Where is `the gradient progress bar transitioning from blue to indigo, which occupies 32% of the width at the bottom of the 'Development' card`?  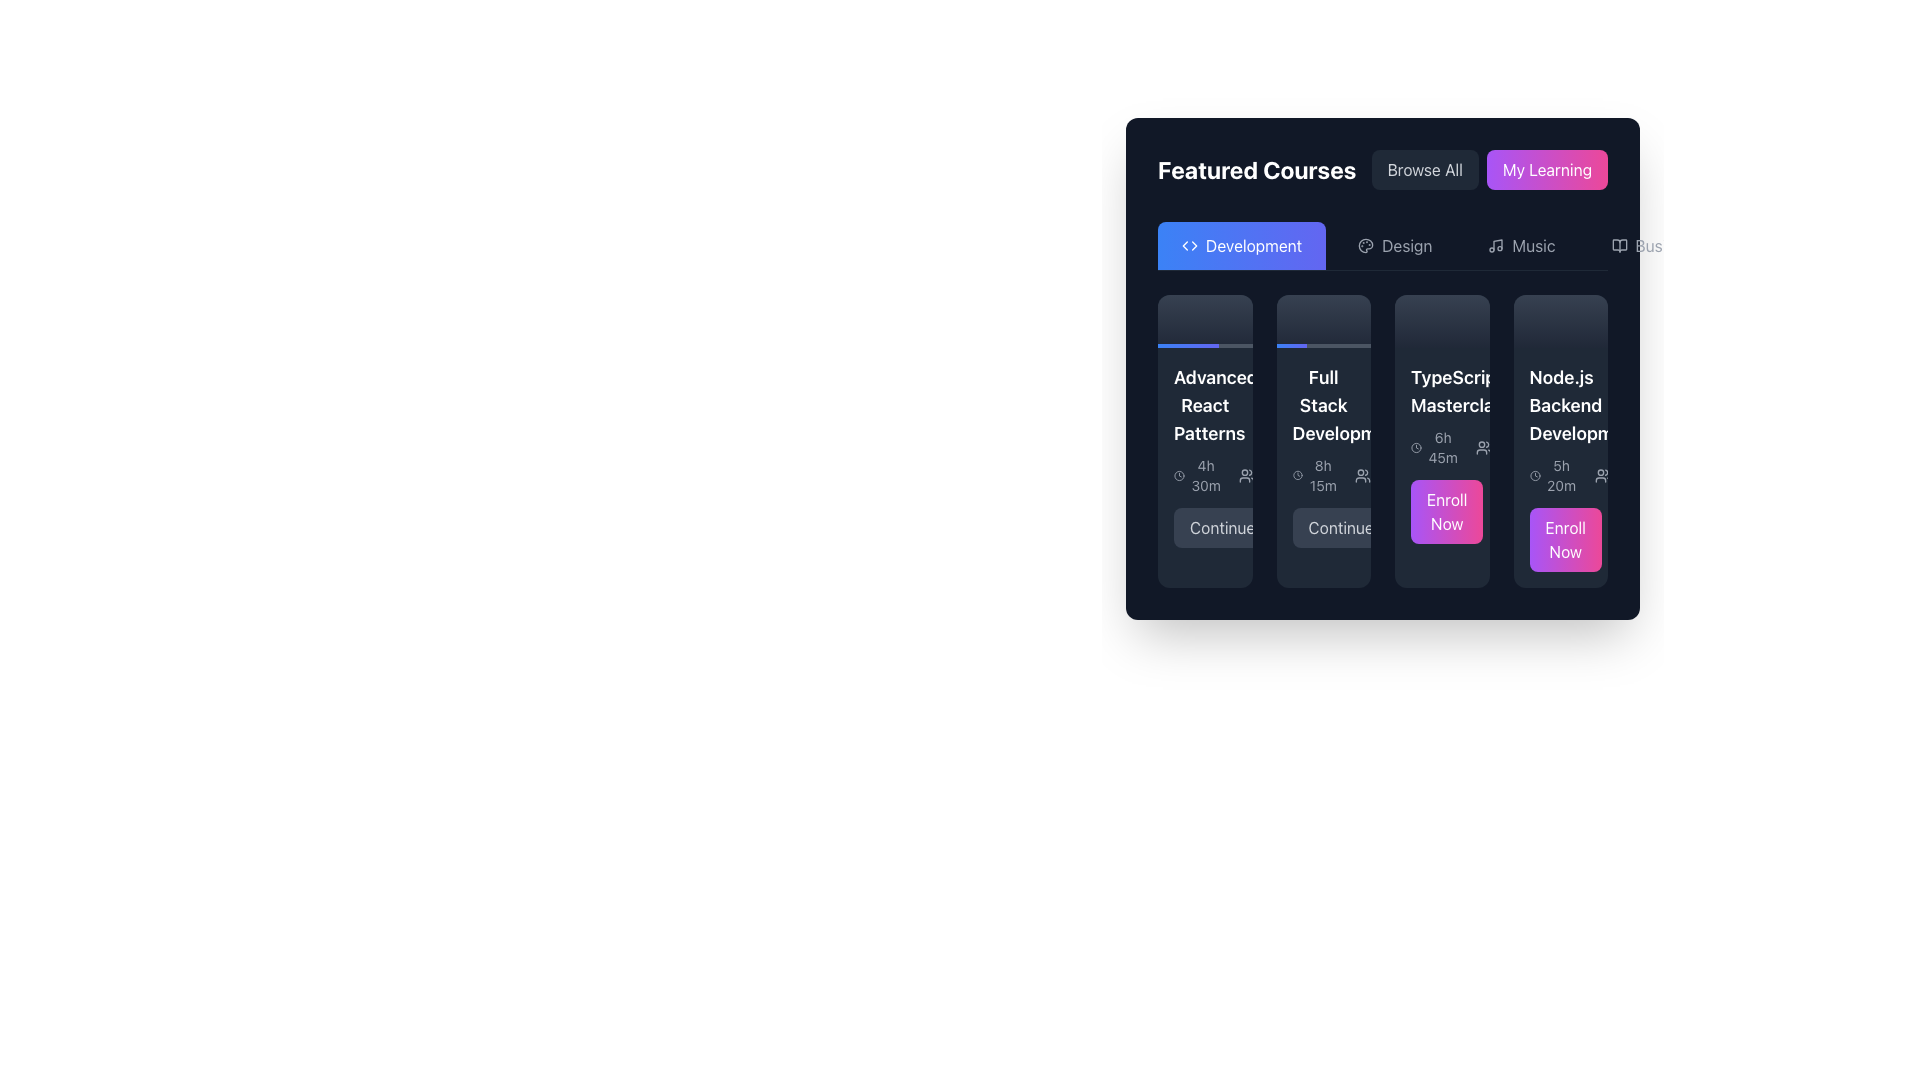 the gradient progress bar transitioning from blue to indigo, which occupies 32% of the width at the bottom of the 'Development' card is located at coordinates (1291, 345).